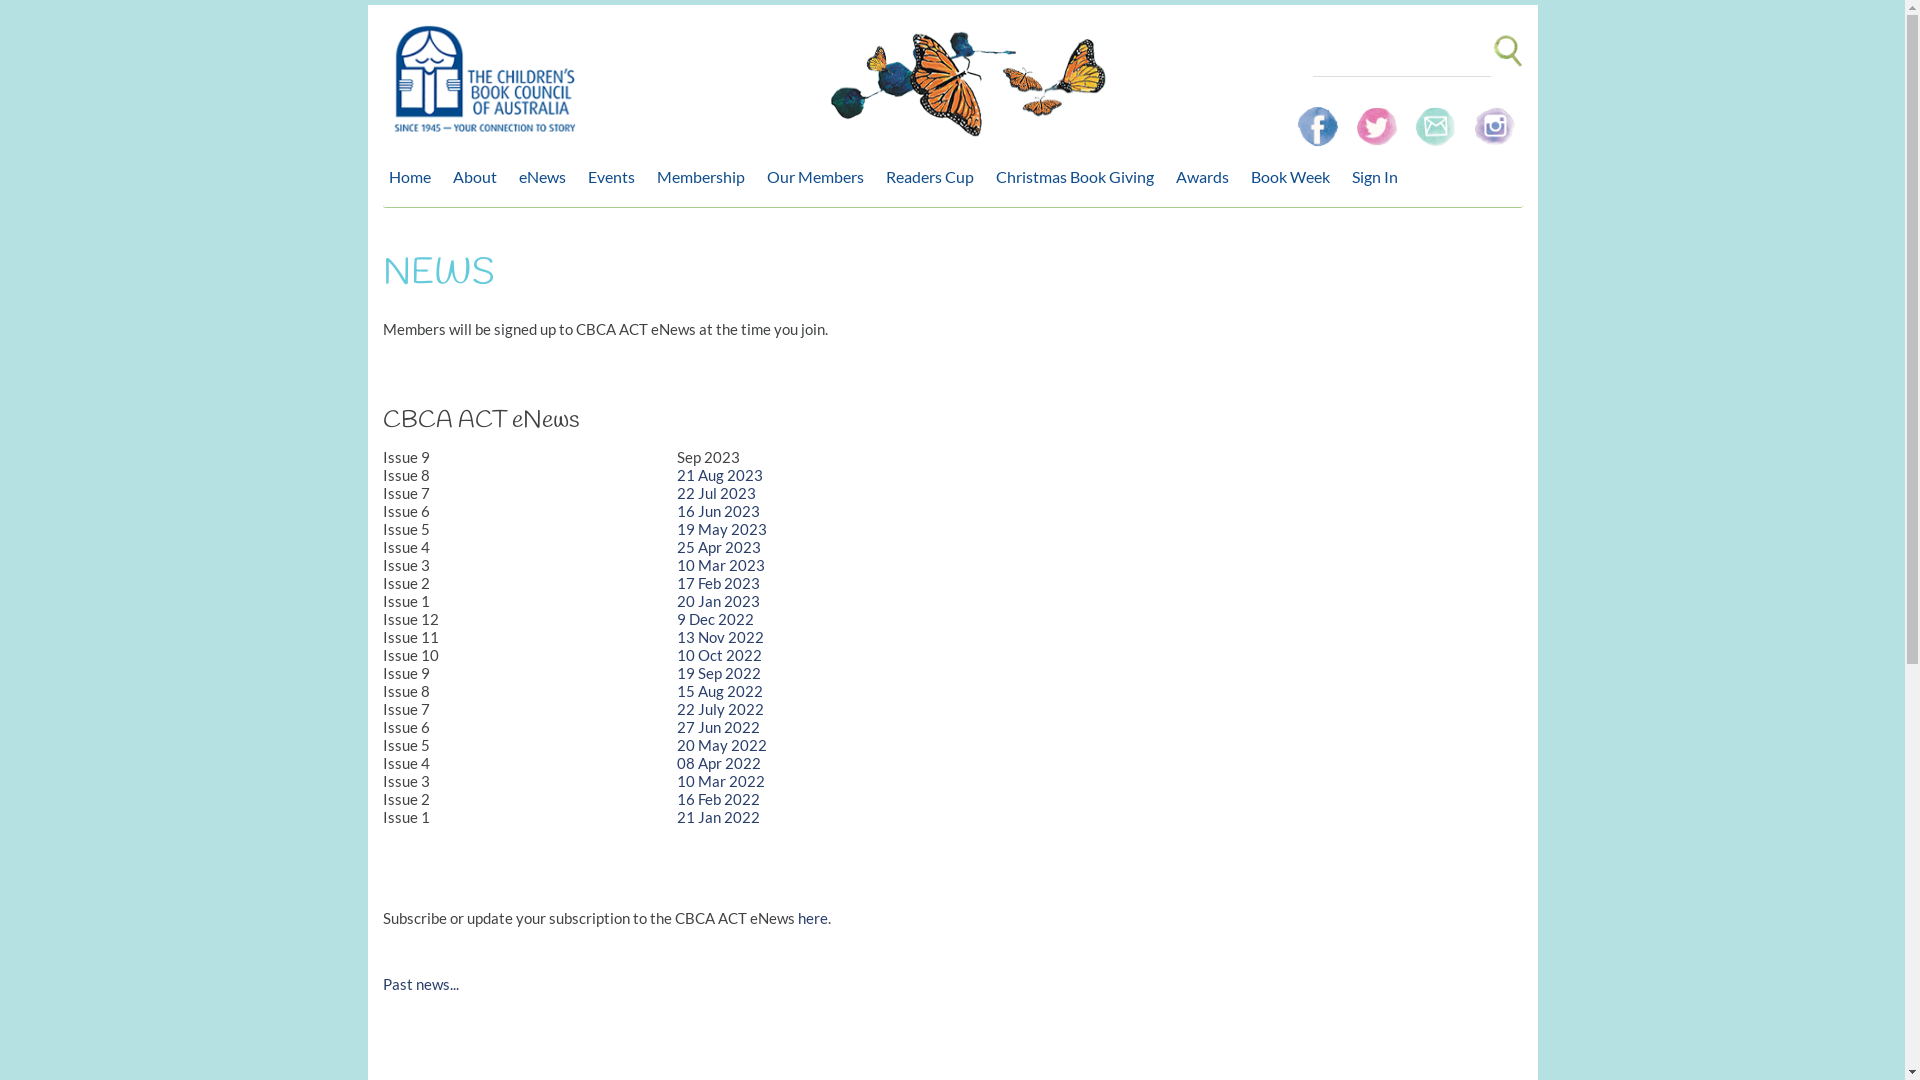  Describe the element at coordinates (719, 547) in the screenshot. I see `'25 Apr 2023'` at that location.